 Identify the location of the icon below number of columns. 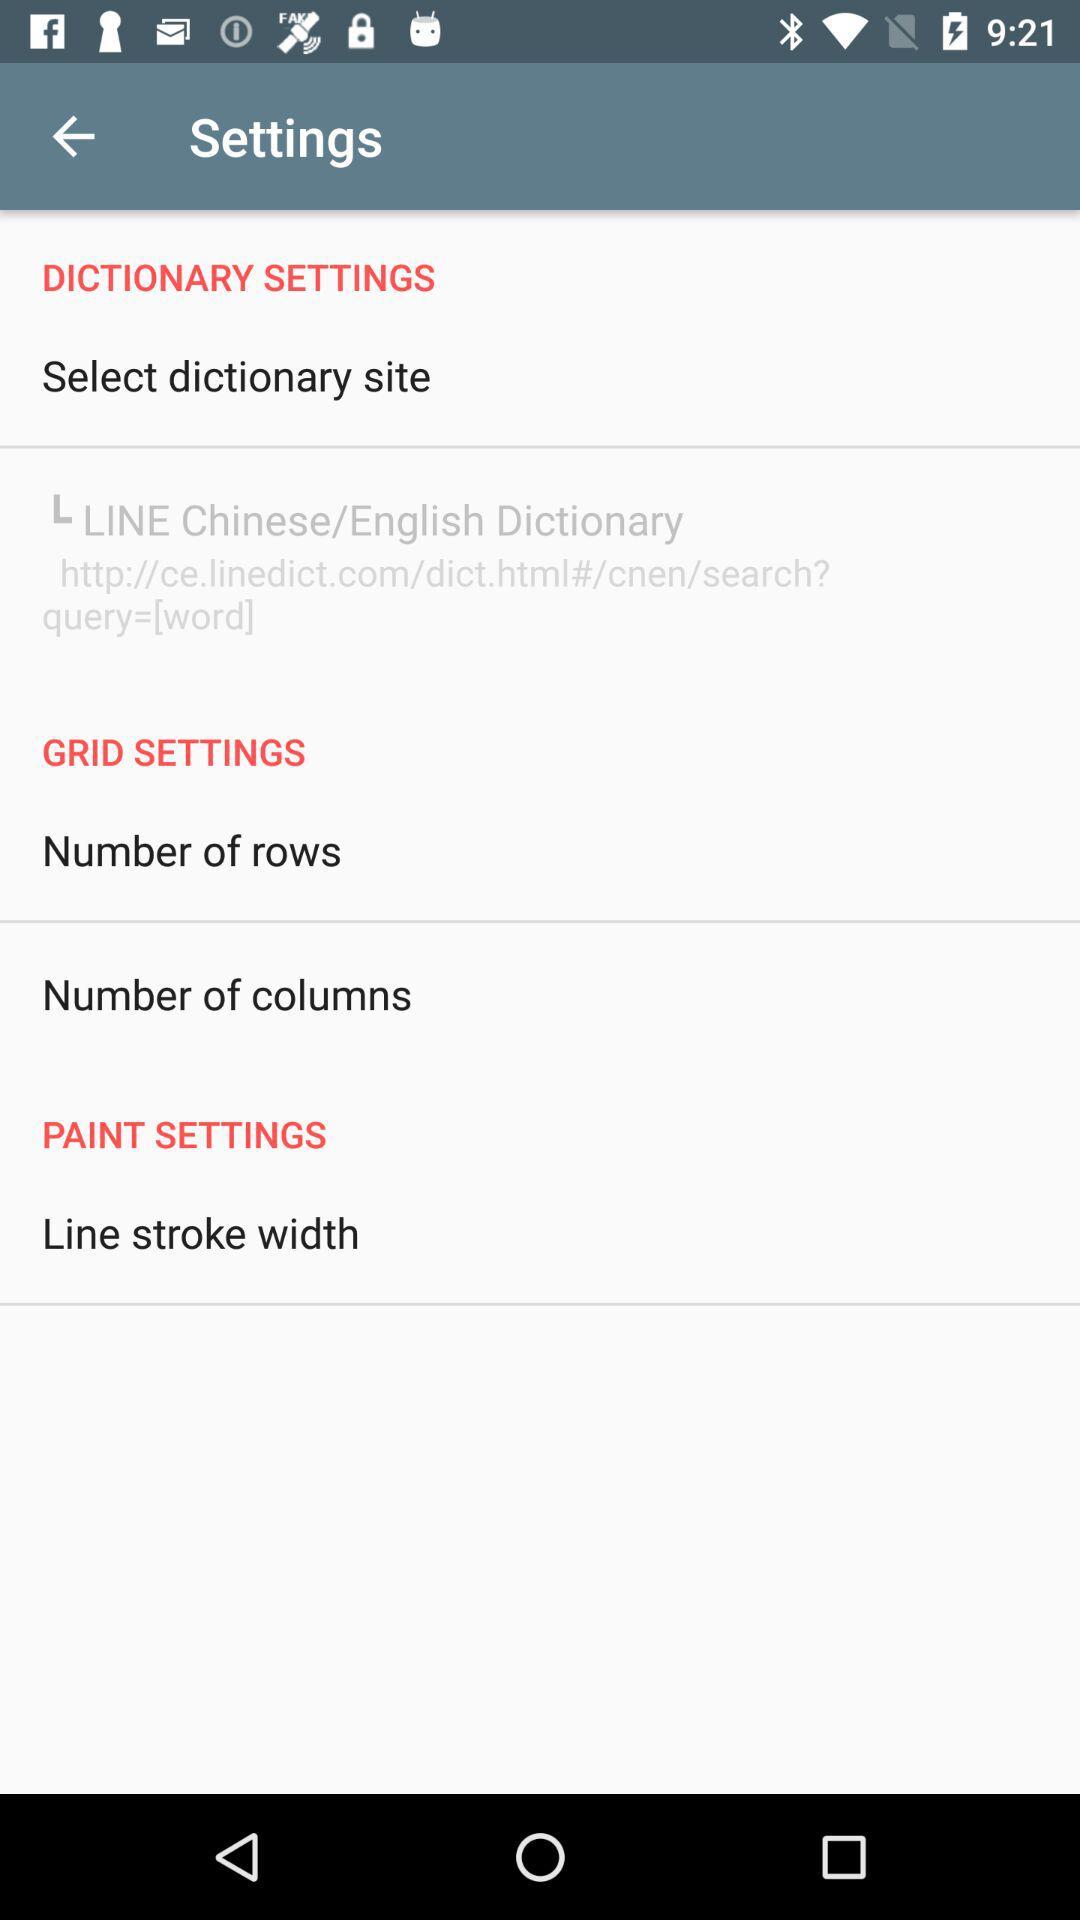
(540, 1112).